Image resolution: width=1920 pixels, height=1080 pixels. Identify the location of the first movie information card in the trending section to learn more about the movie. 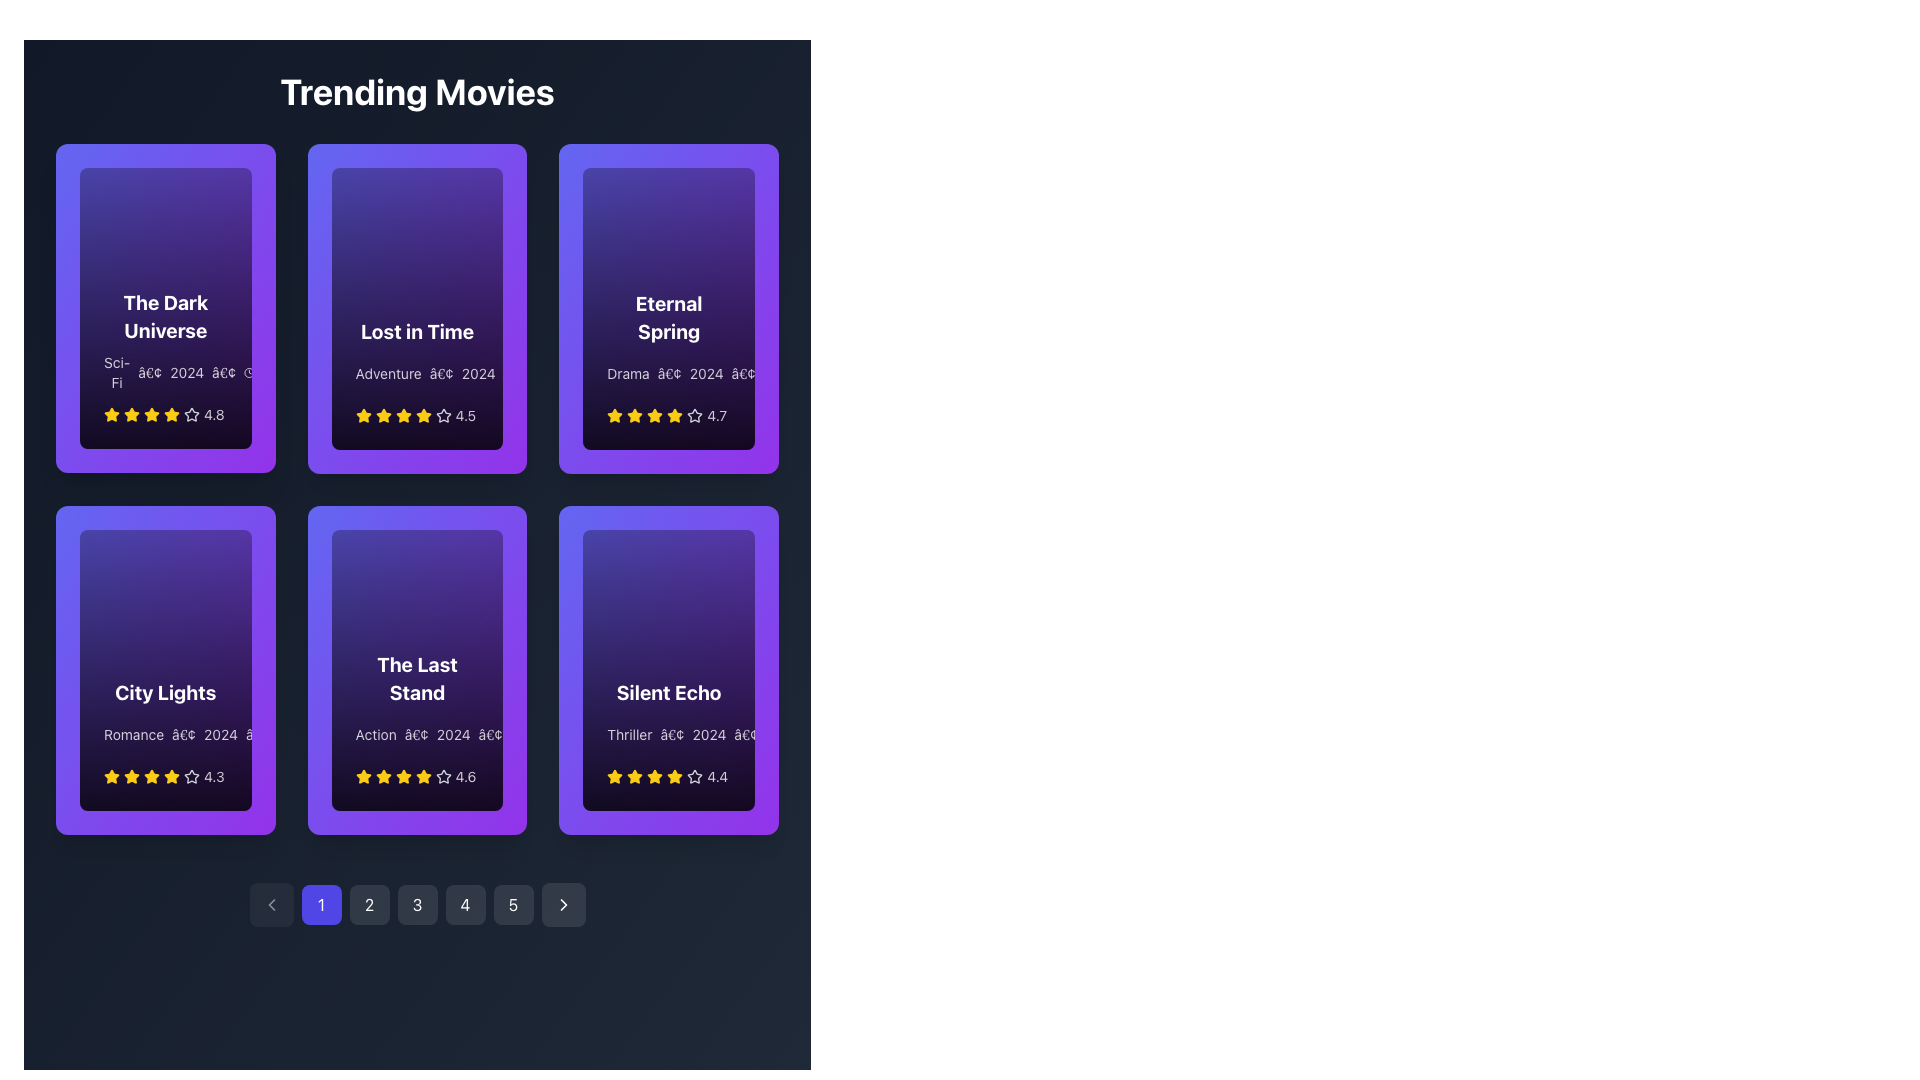
(165, 308).